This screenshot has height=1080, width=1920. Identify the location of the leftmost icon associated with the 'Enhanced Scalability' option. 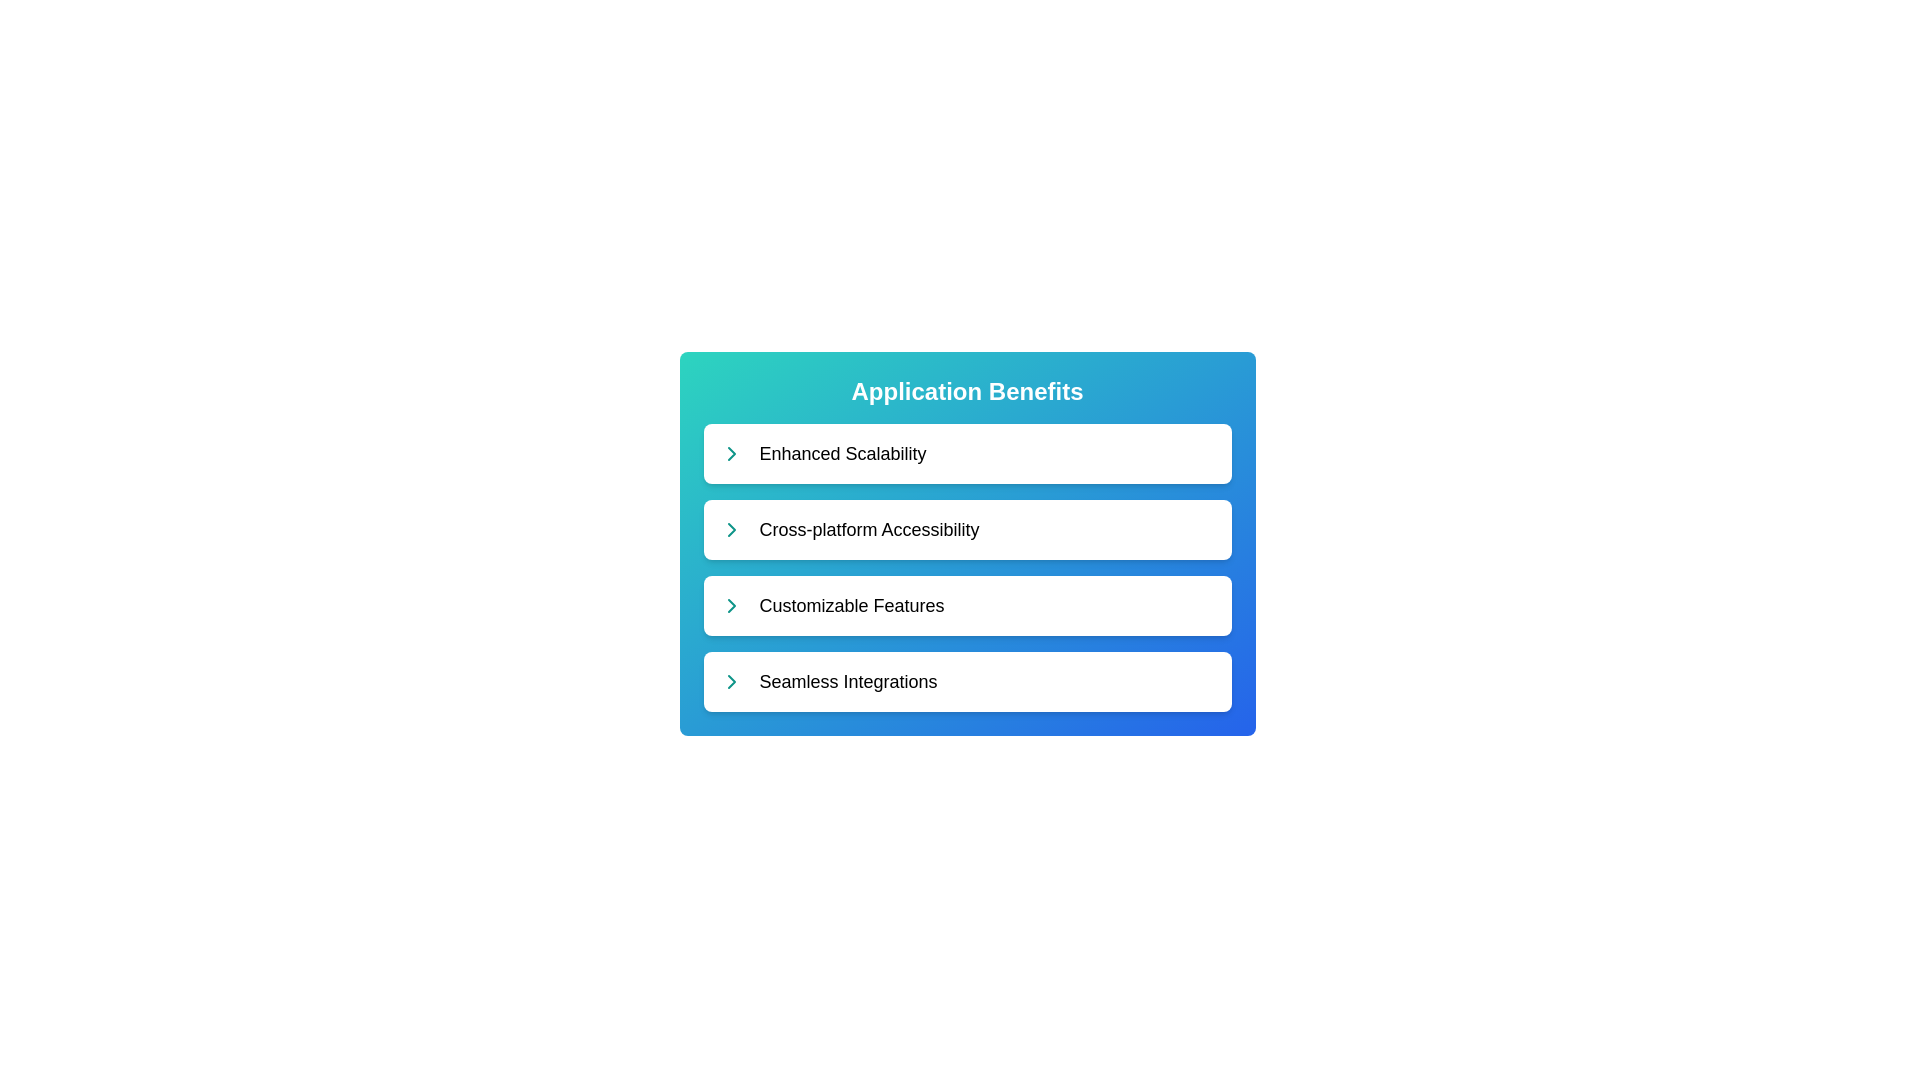
(730, 454).